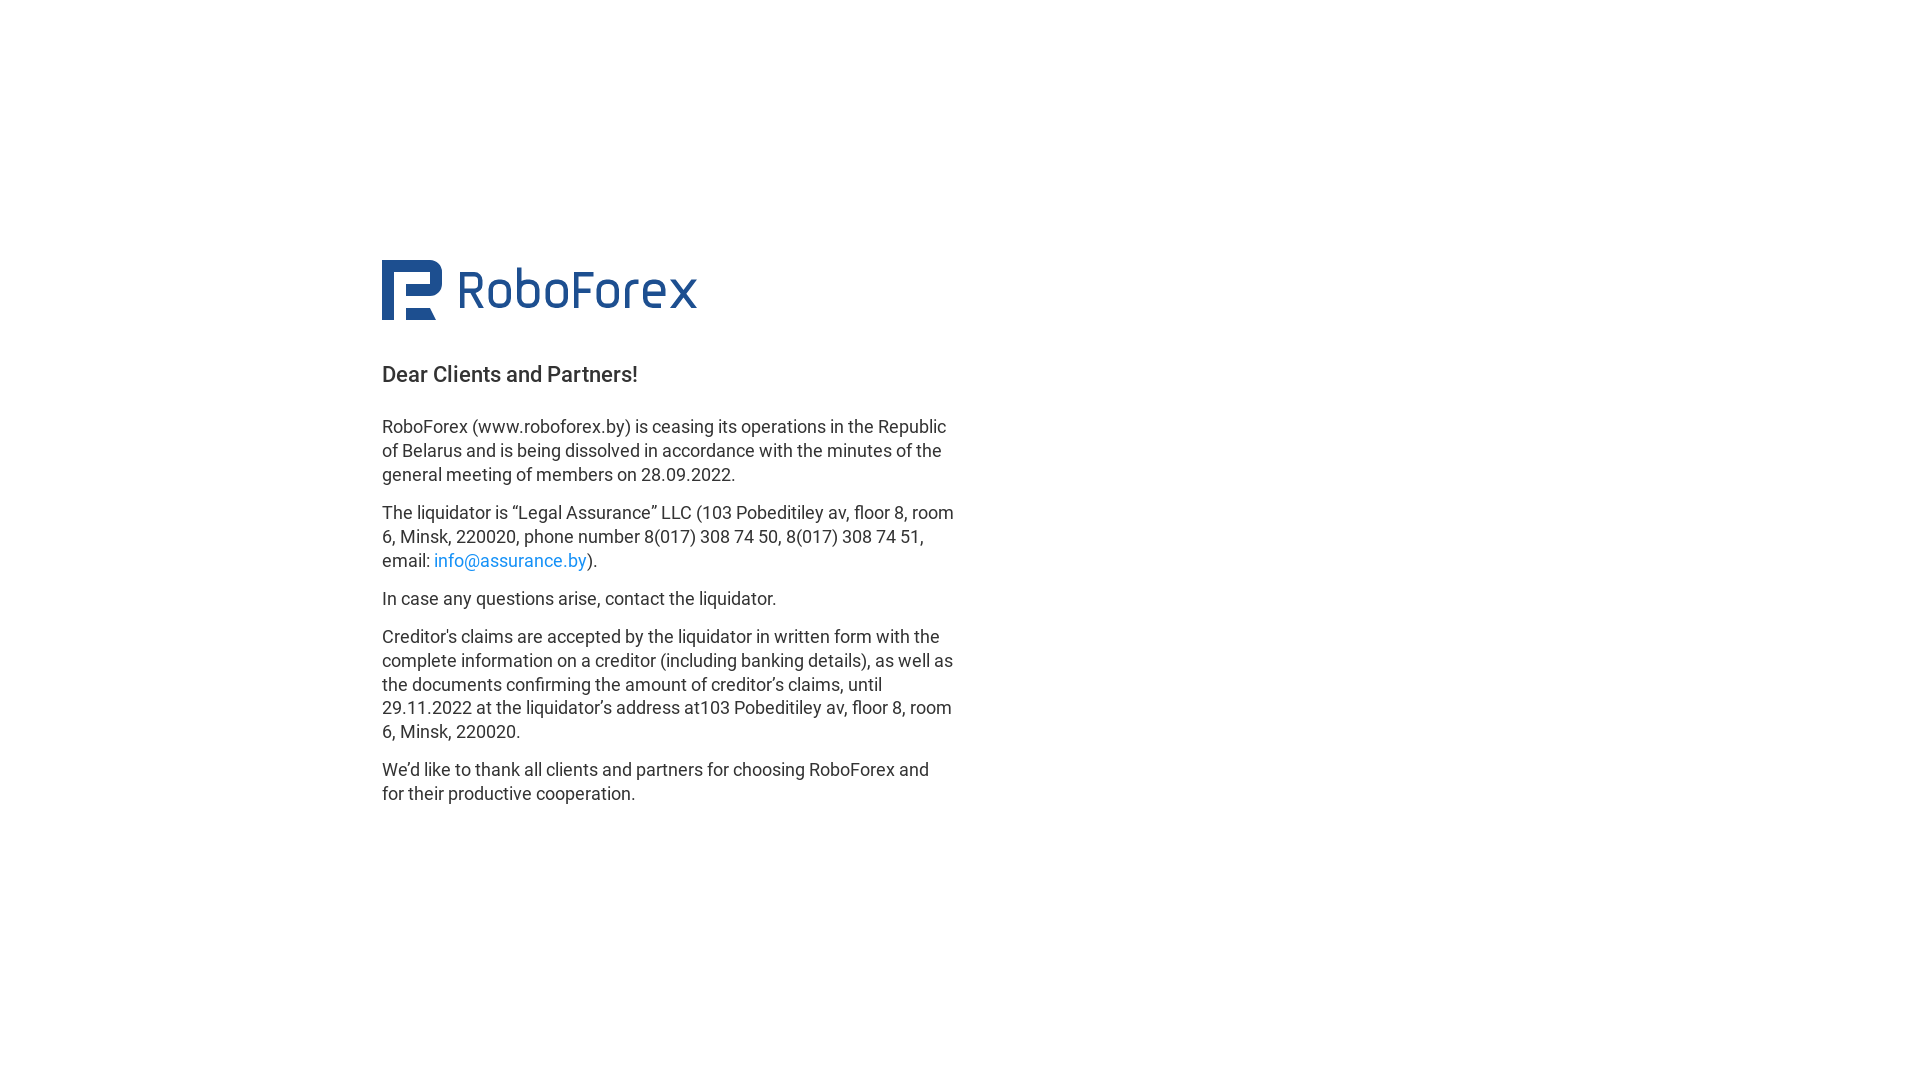 The height and width of the screenshot is (1080, 1920). I want to click on 'info@assurance.by', so click(432, 560).